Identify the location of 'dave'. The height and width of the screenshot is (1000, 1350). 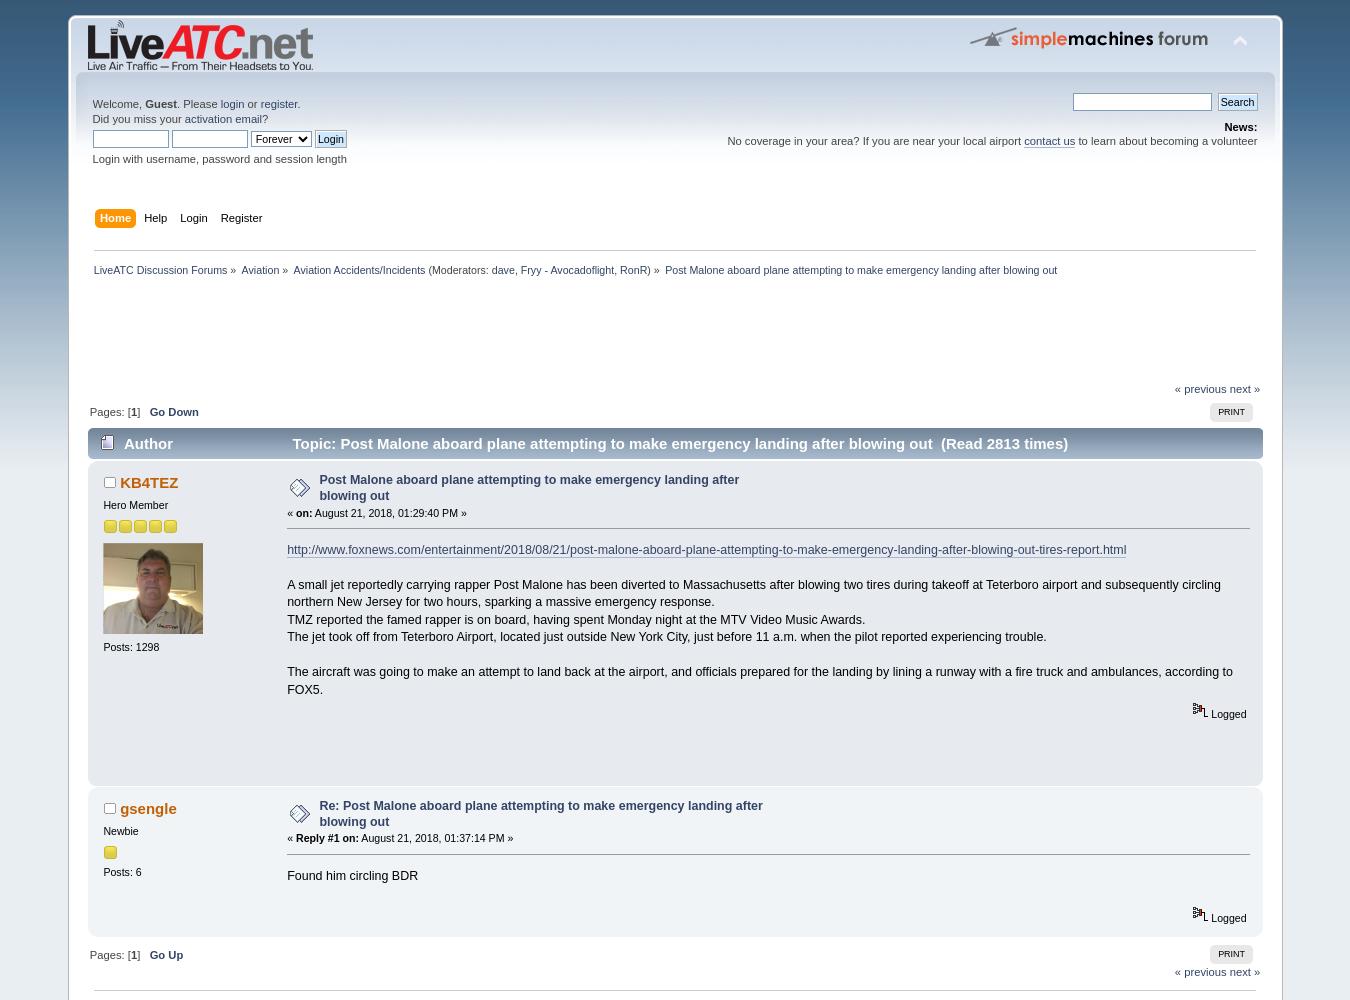
(501, 270).